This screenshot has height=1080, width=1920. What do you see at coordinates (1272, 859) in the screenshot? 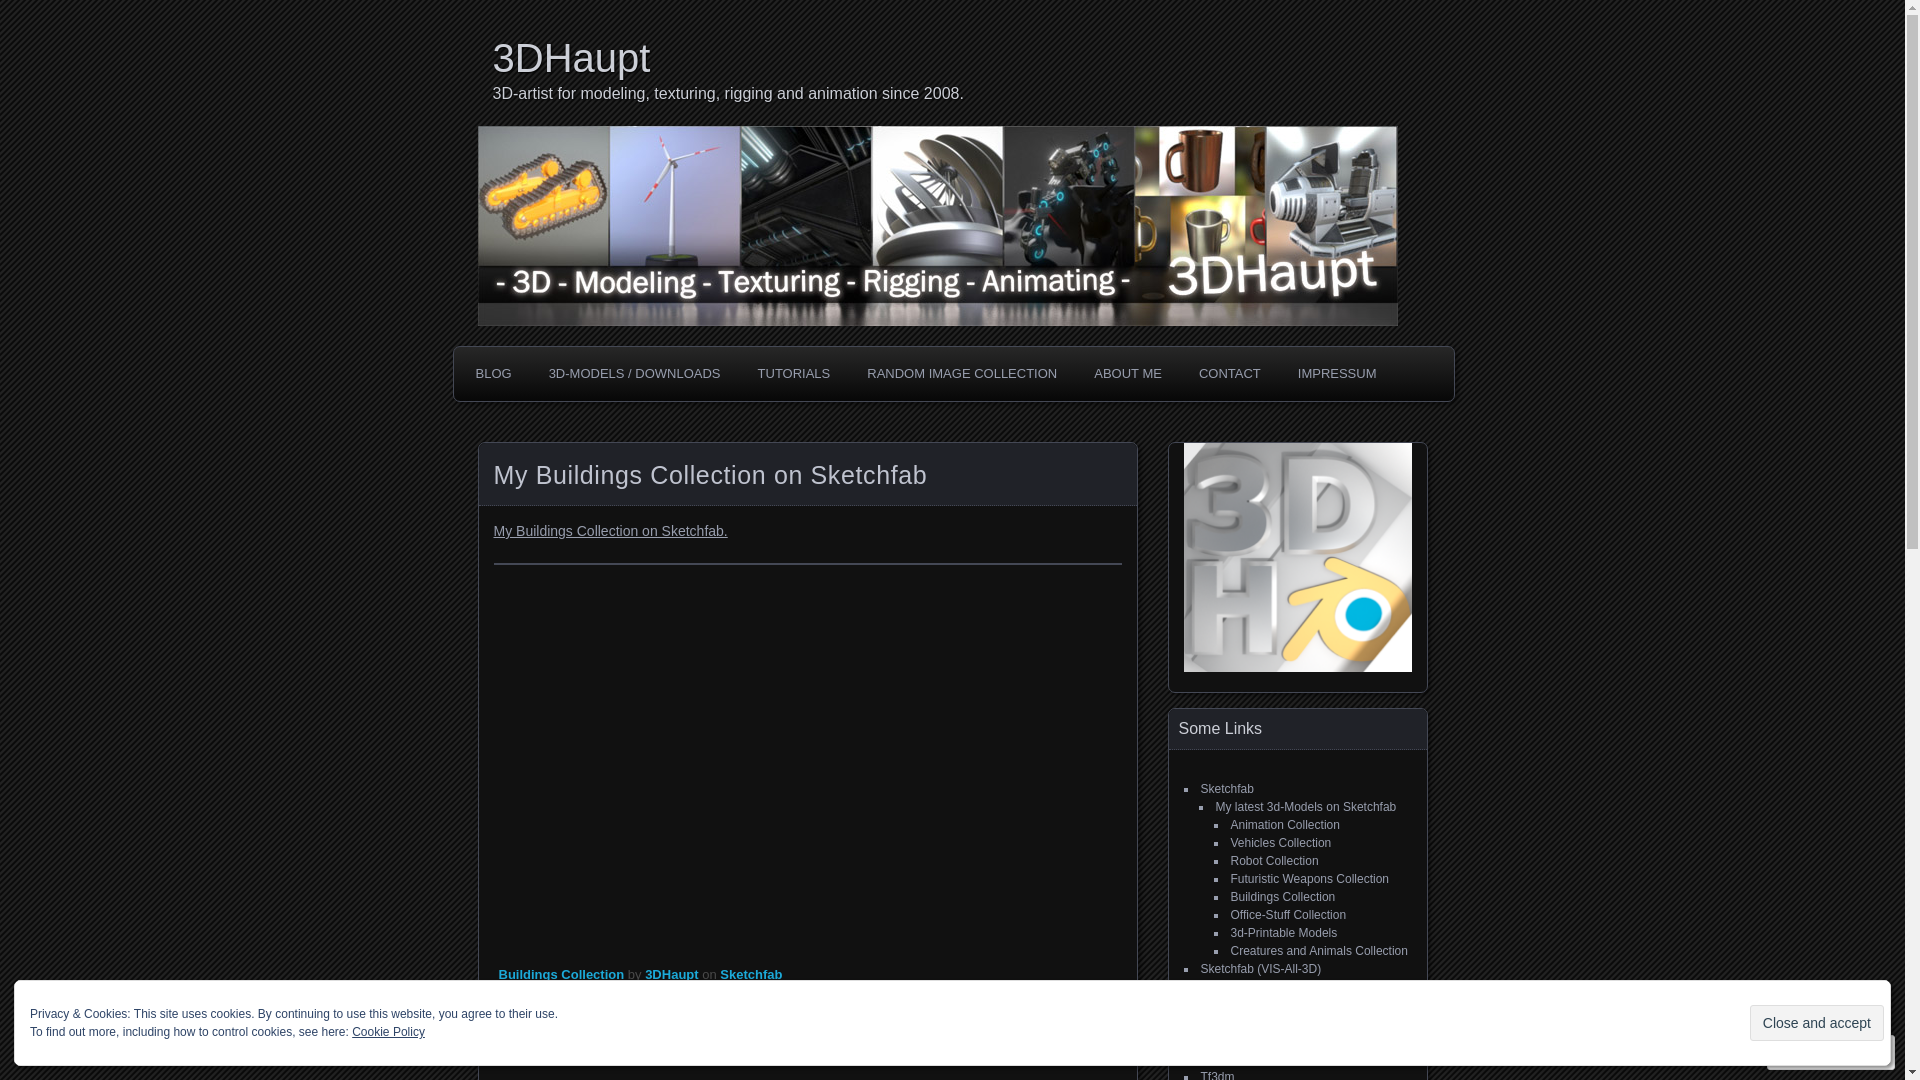
I see `'Robot Collection'` at bounding box center [1272, 859].